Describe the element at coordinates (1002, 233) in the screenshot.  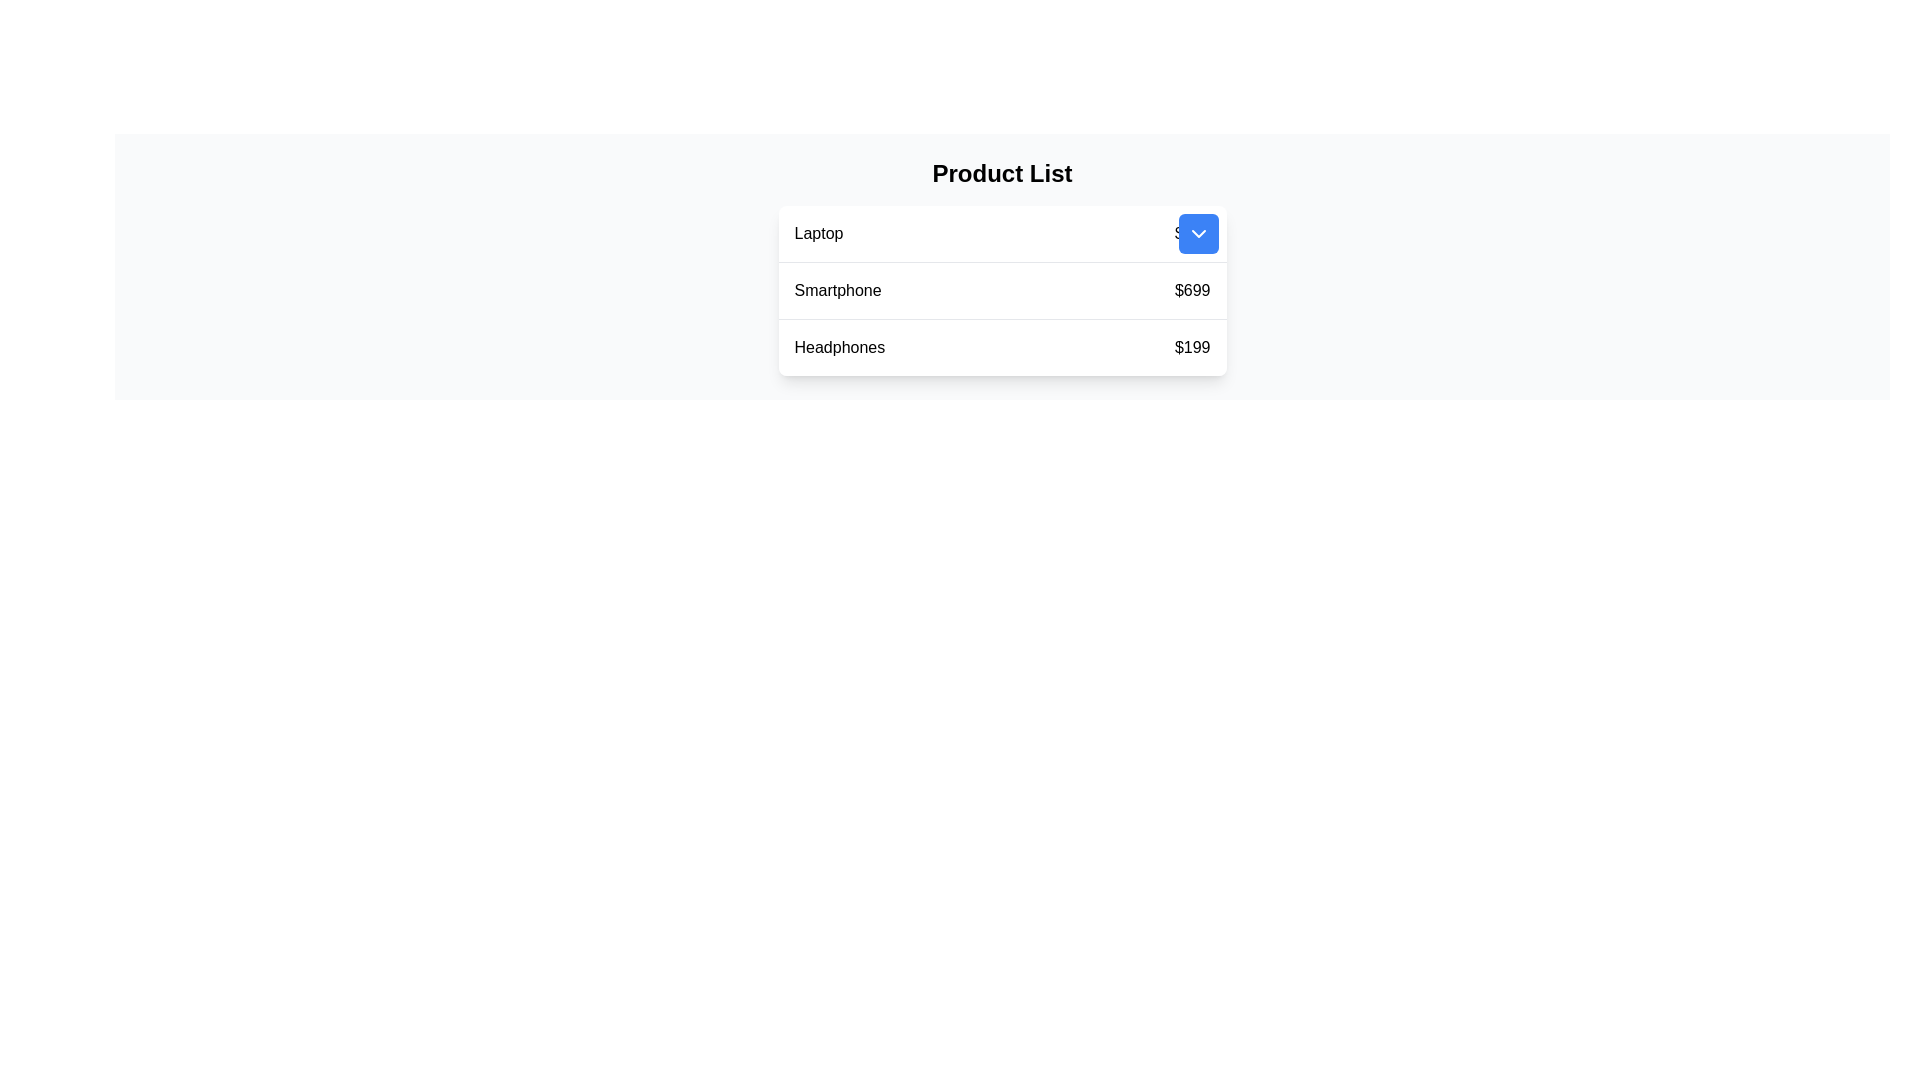
I see `the first item` at that location.